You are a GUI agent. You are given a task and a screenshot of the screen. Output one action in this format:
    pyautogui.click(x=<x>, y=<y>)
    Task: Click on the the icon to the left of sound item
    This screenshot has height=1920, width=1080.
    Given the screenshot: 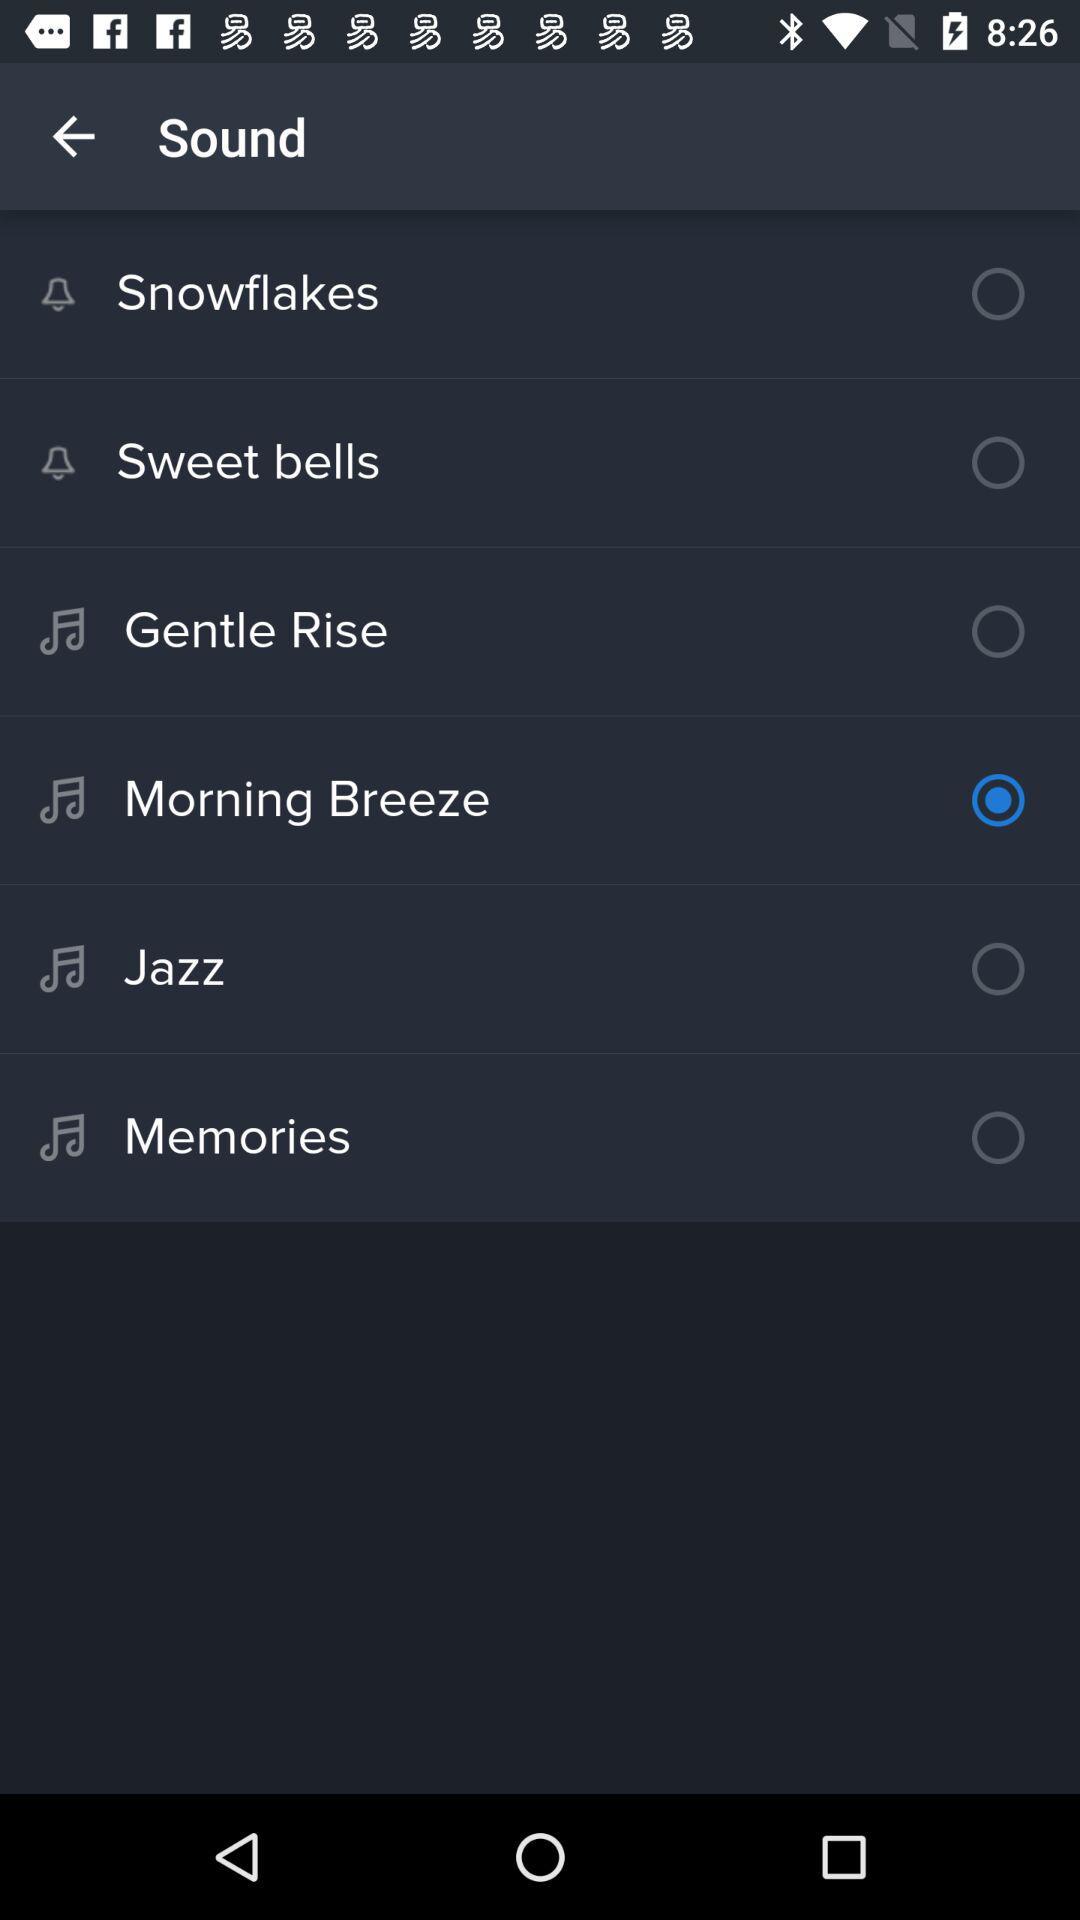 What is the action you would take?
    pyautogui.click(x=72, y=135)
    